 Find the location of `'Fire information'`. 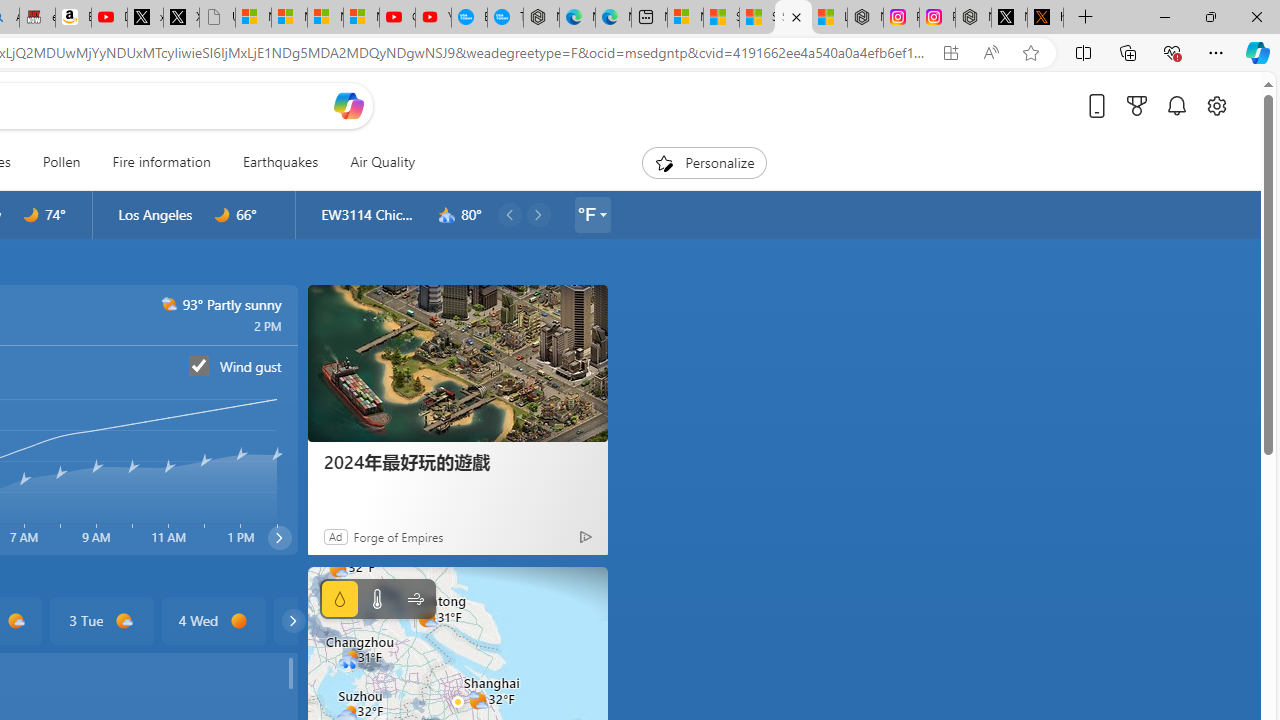

'Fire information' is located at coordinates (161, 162).